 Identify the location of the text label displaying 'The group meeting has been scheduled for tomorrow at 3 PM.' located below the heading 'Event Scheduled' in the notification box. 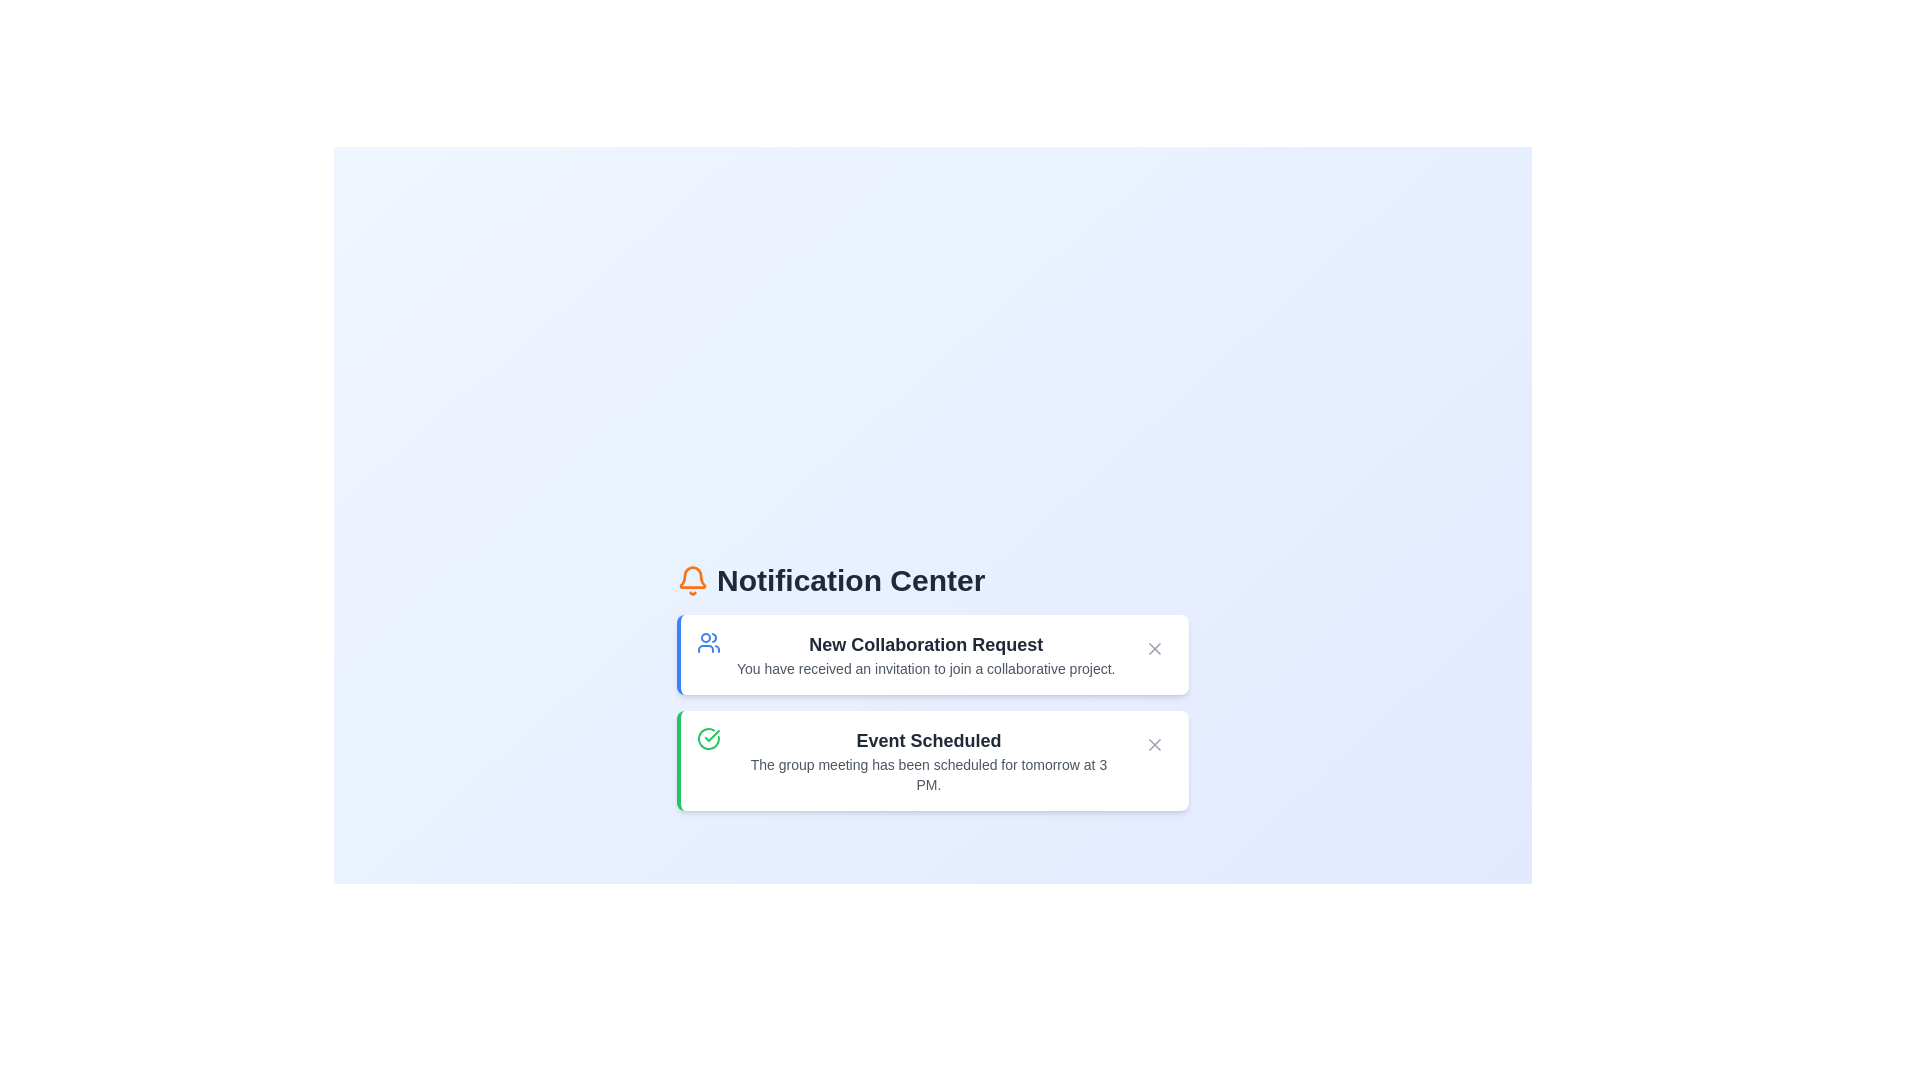
(927, 774).